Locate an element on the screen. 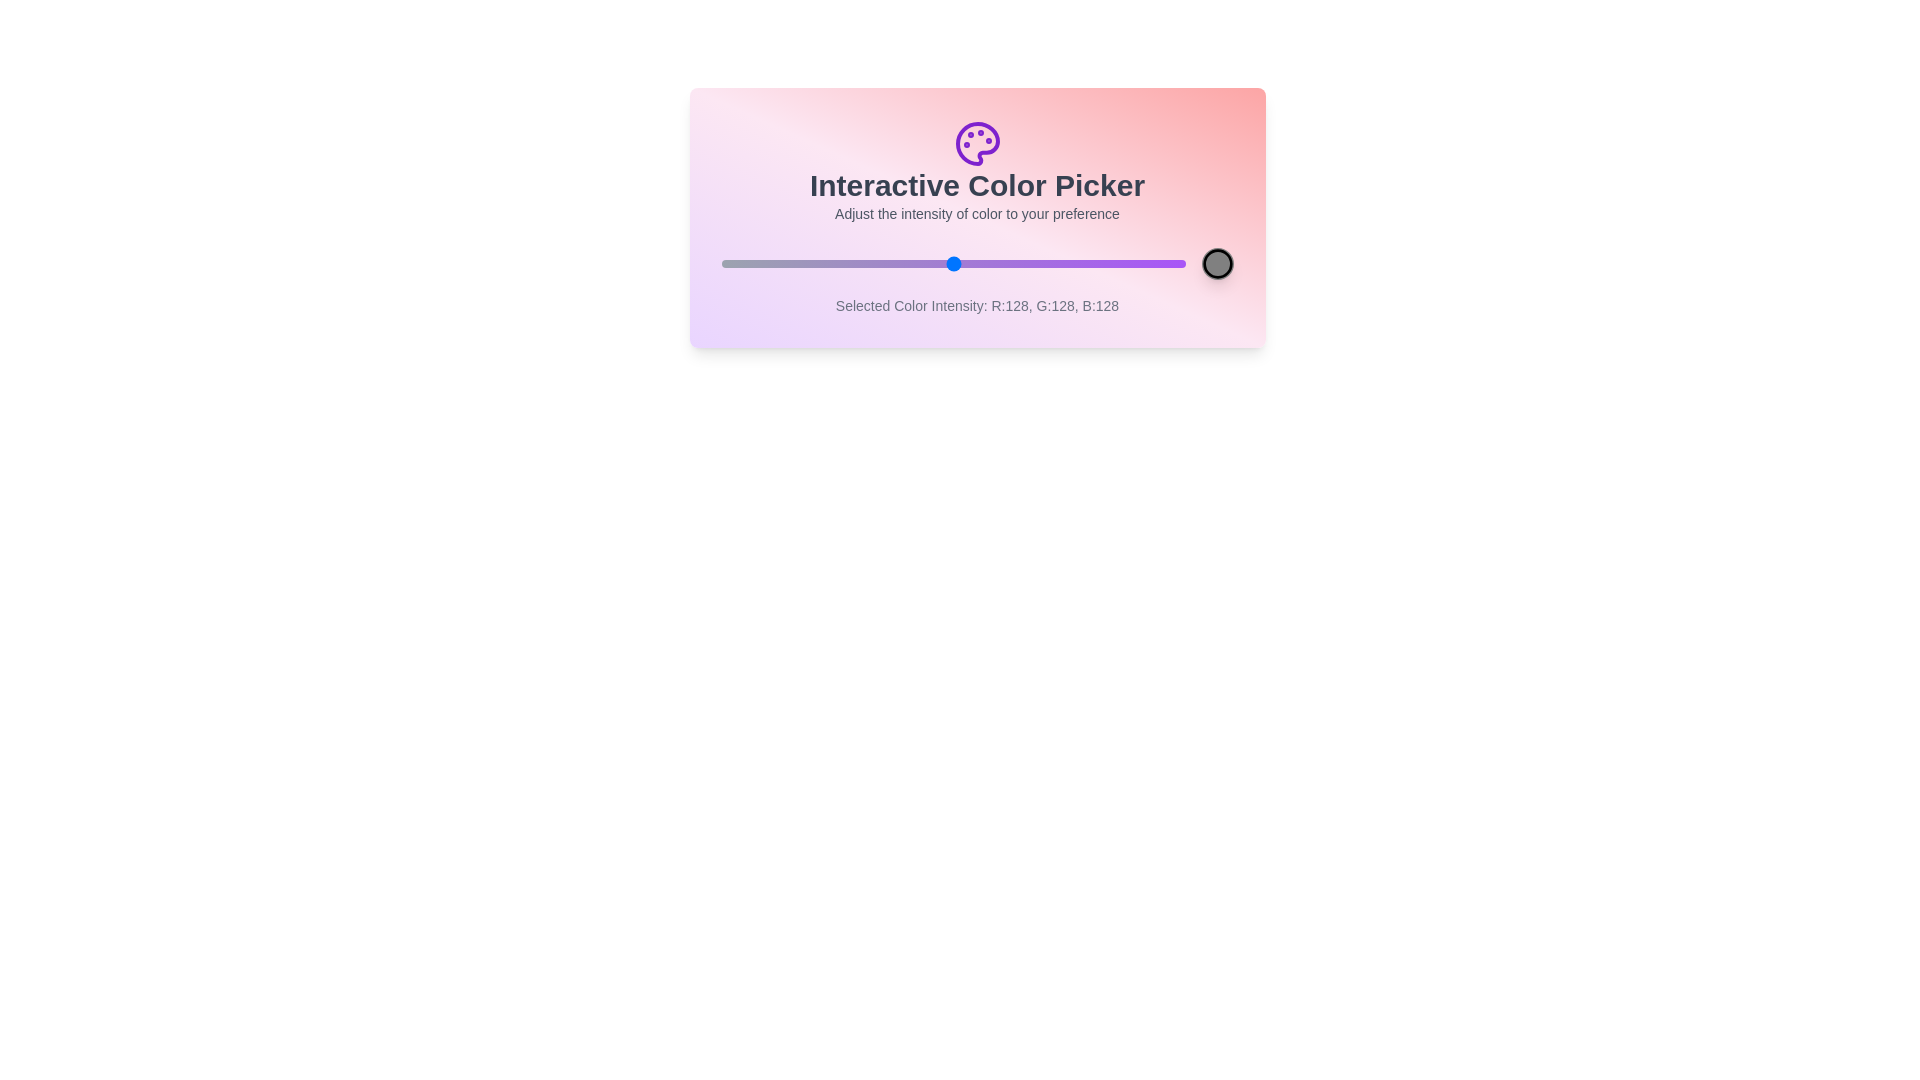  the slider to set the color intensity to 203 is located at coordinates (1088, 262).